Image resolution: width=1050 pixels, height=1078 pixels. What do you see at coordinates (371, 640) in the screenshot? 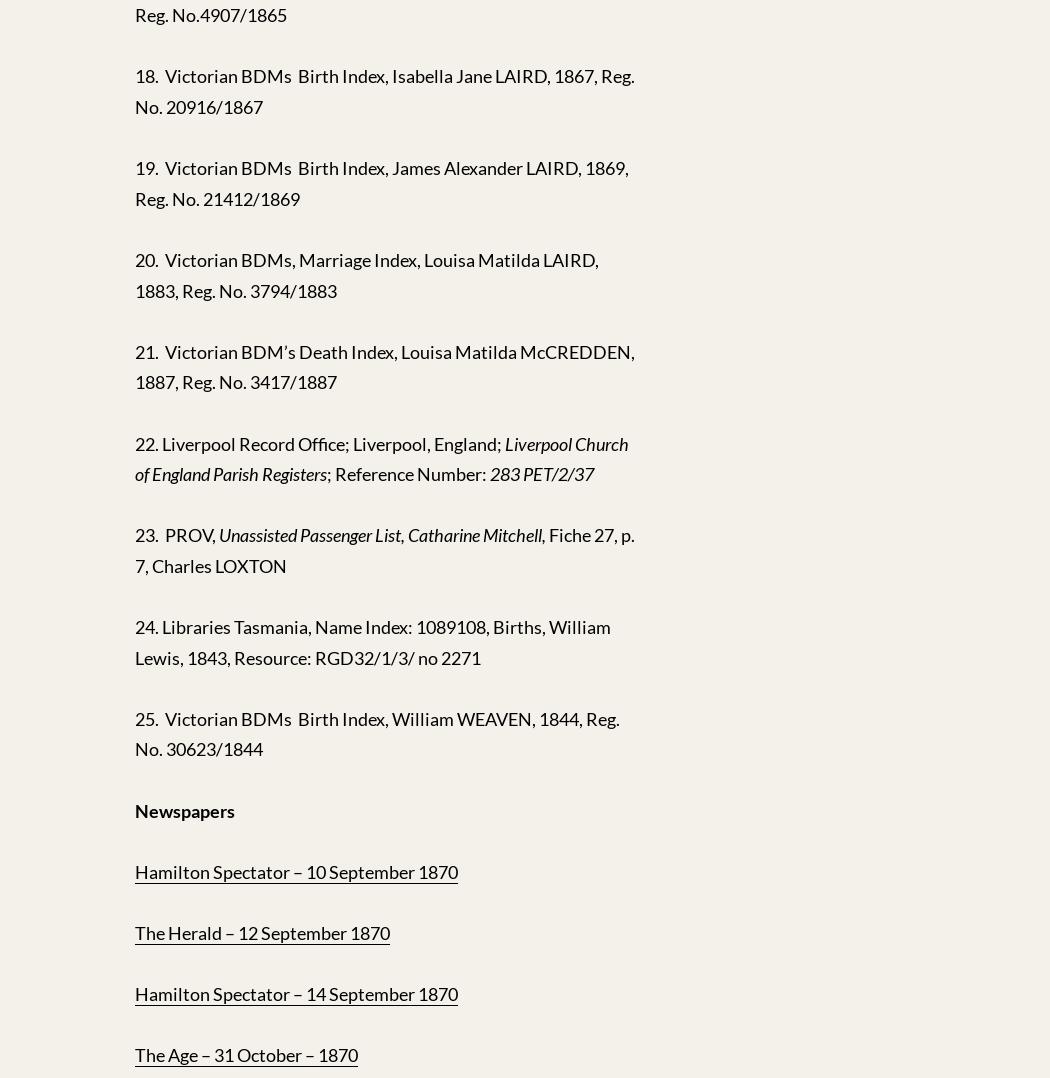
I see `'24. Libraries Tasmania, Name Index: 1089108, Births, William Lewis, 1843, Resource: RGD32/1/3/ no 2271'` at bounding box center [371, 640].